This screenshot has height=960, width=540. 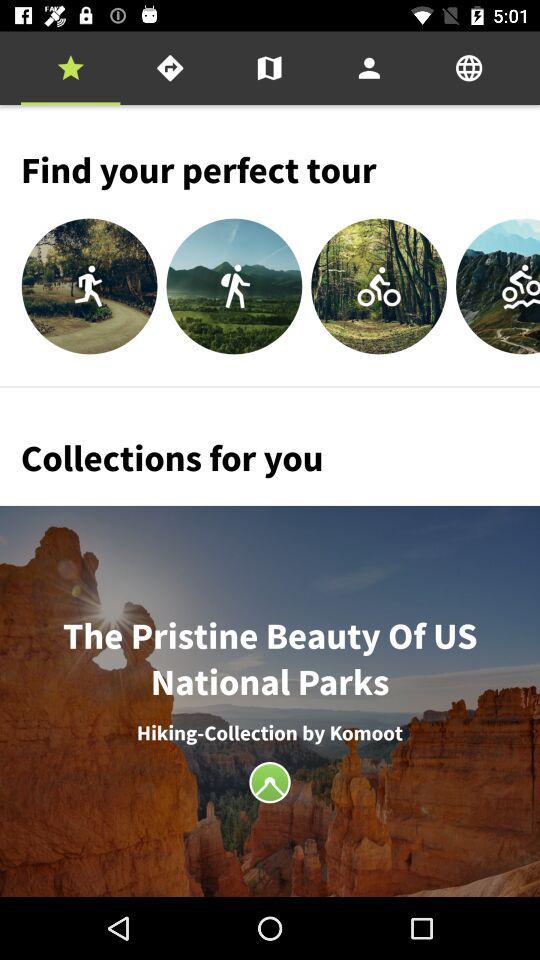 I want to click on the item above the find your perfect, so click(x=69, y=68).